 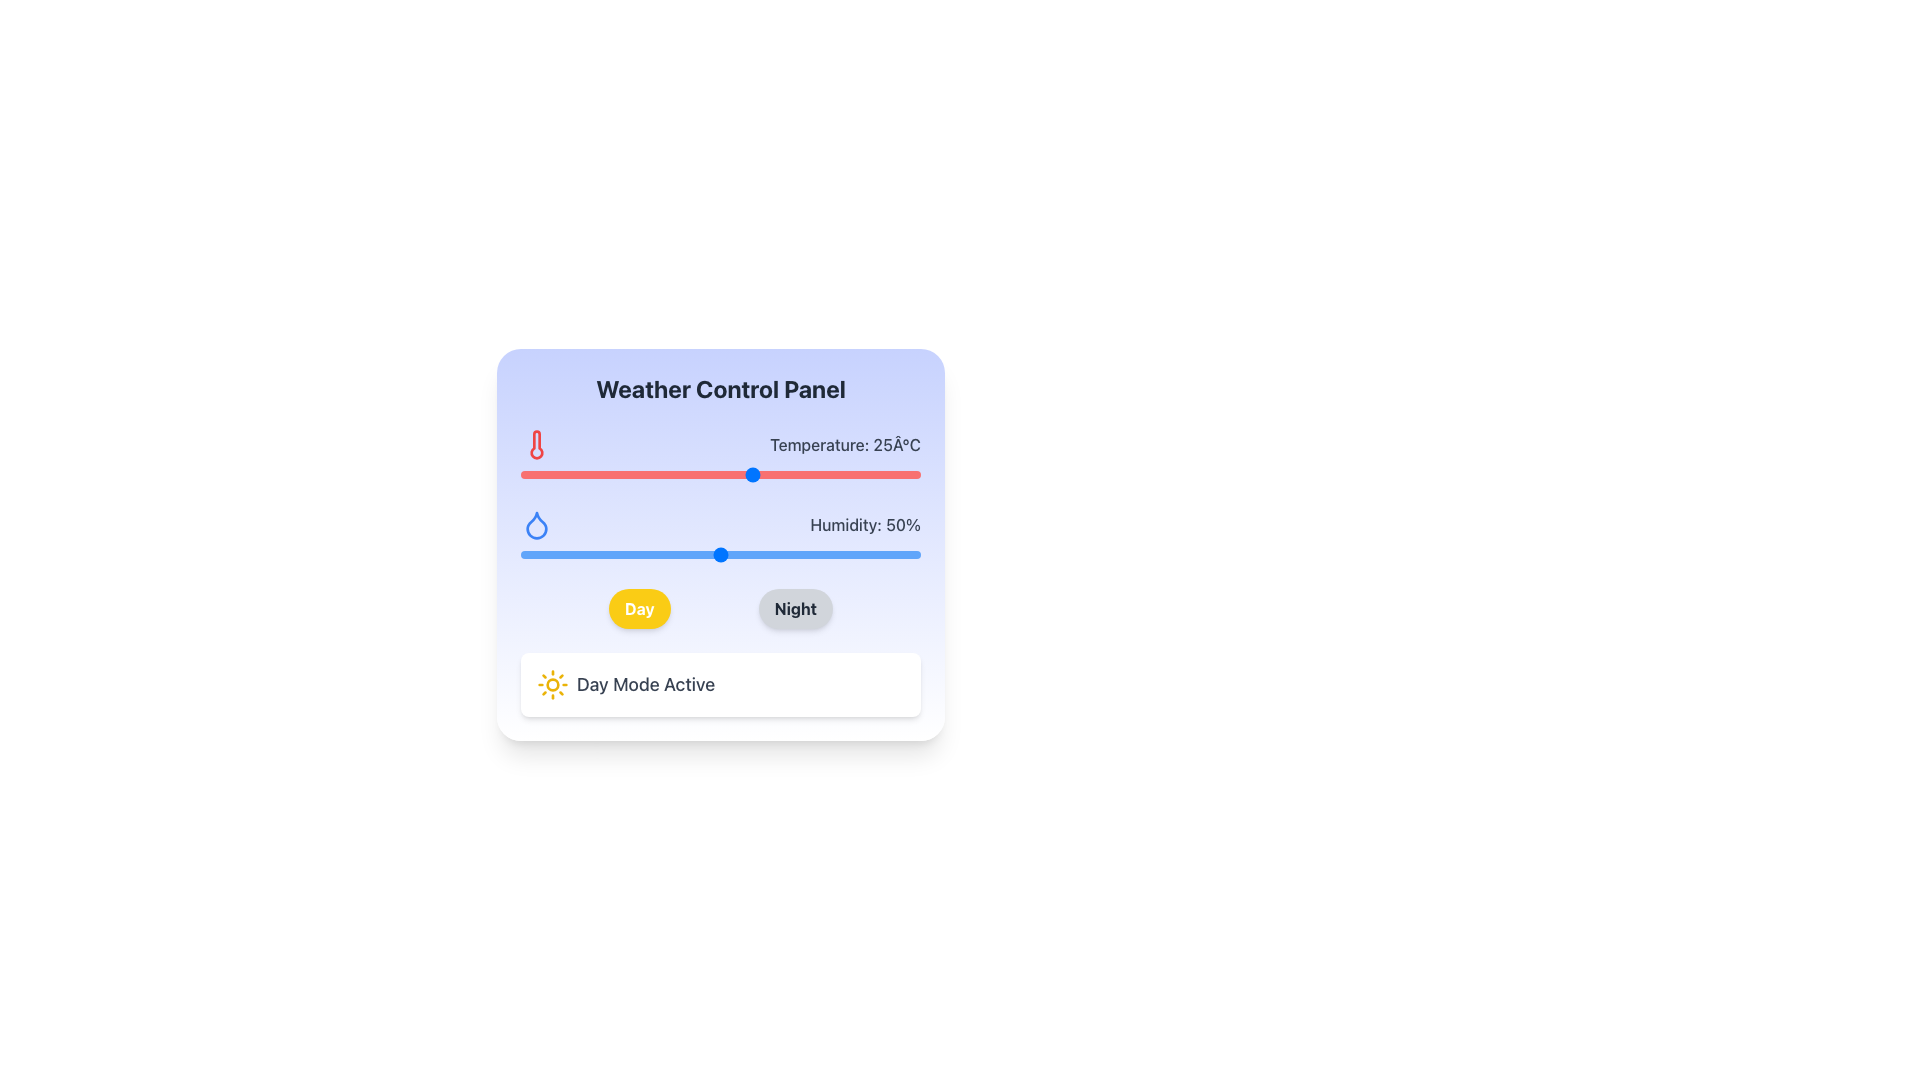 What do you see at coordinates (887, 555) in the screenshot?
I see `humidity` at bounding box center [887, 555].